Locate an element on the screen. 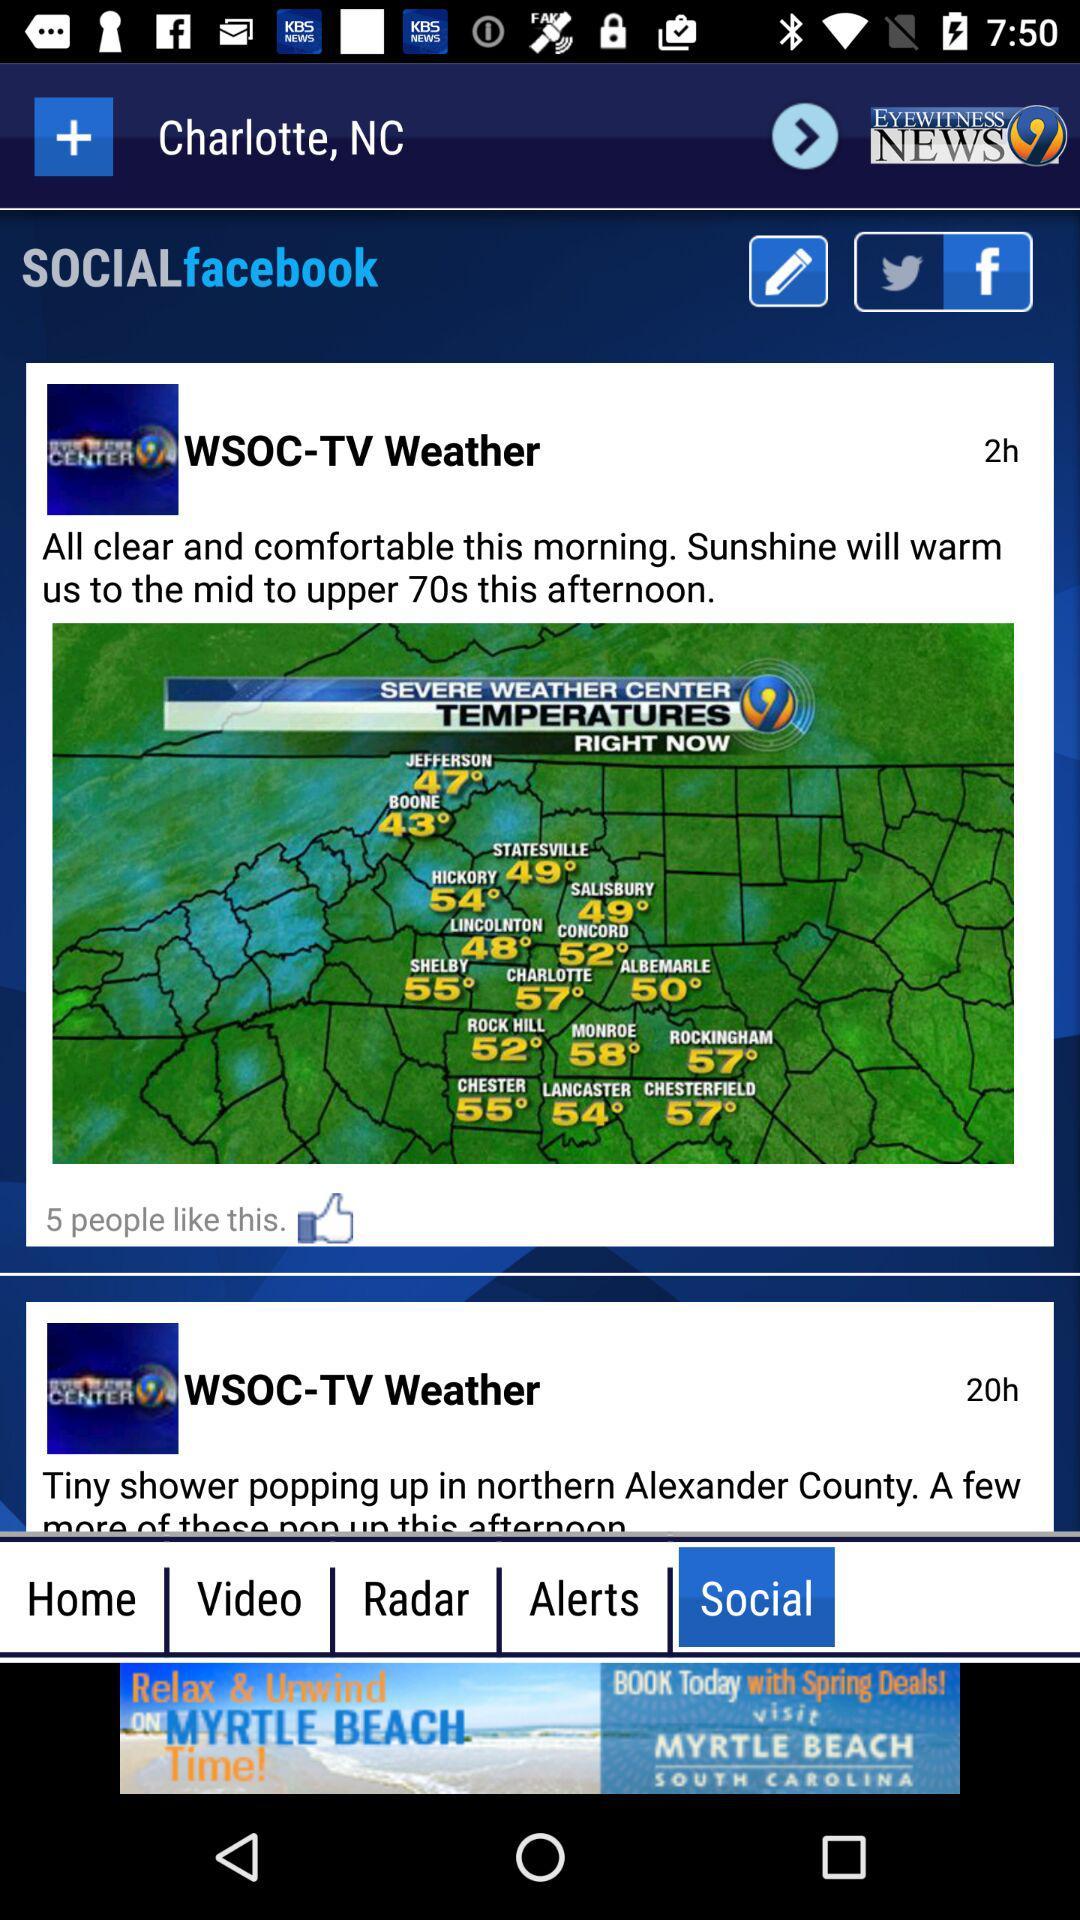 This screenshot has height=1920, width=1080. the edit icon is located at coordinates (787, 270).